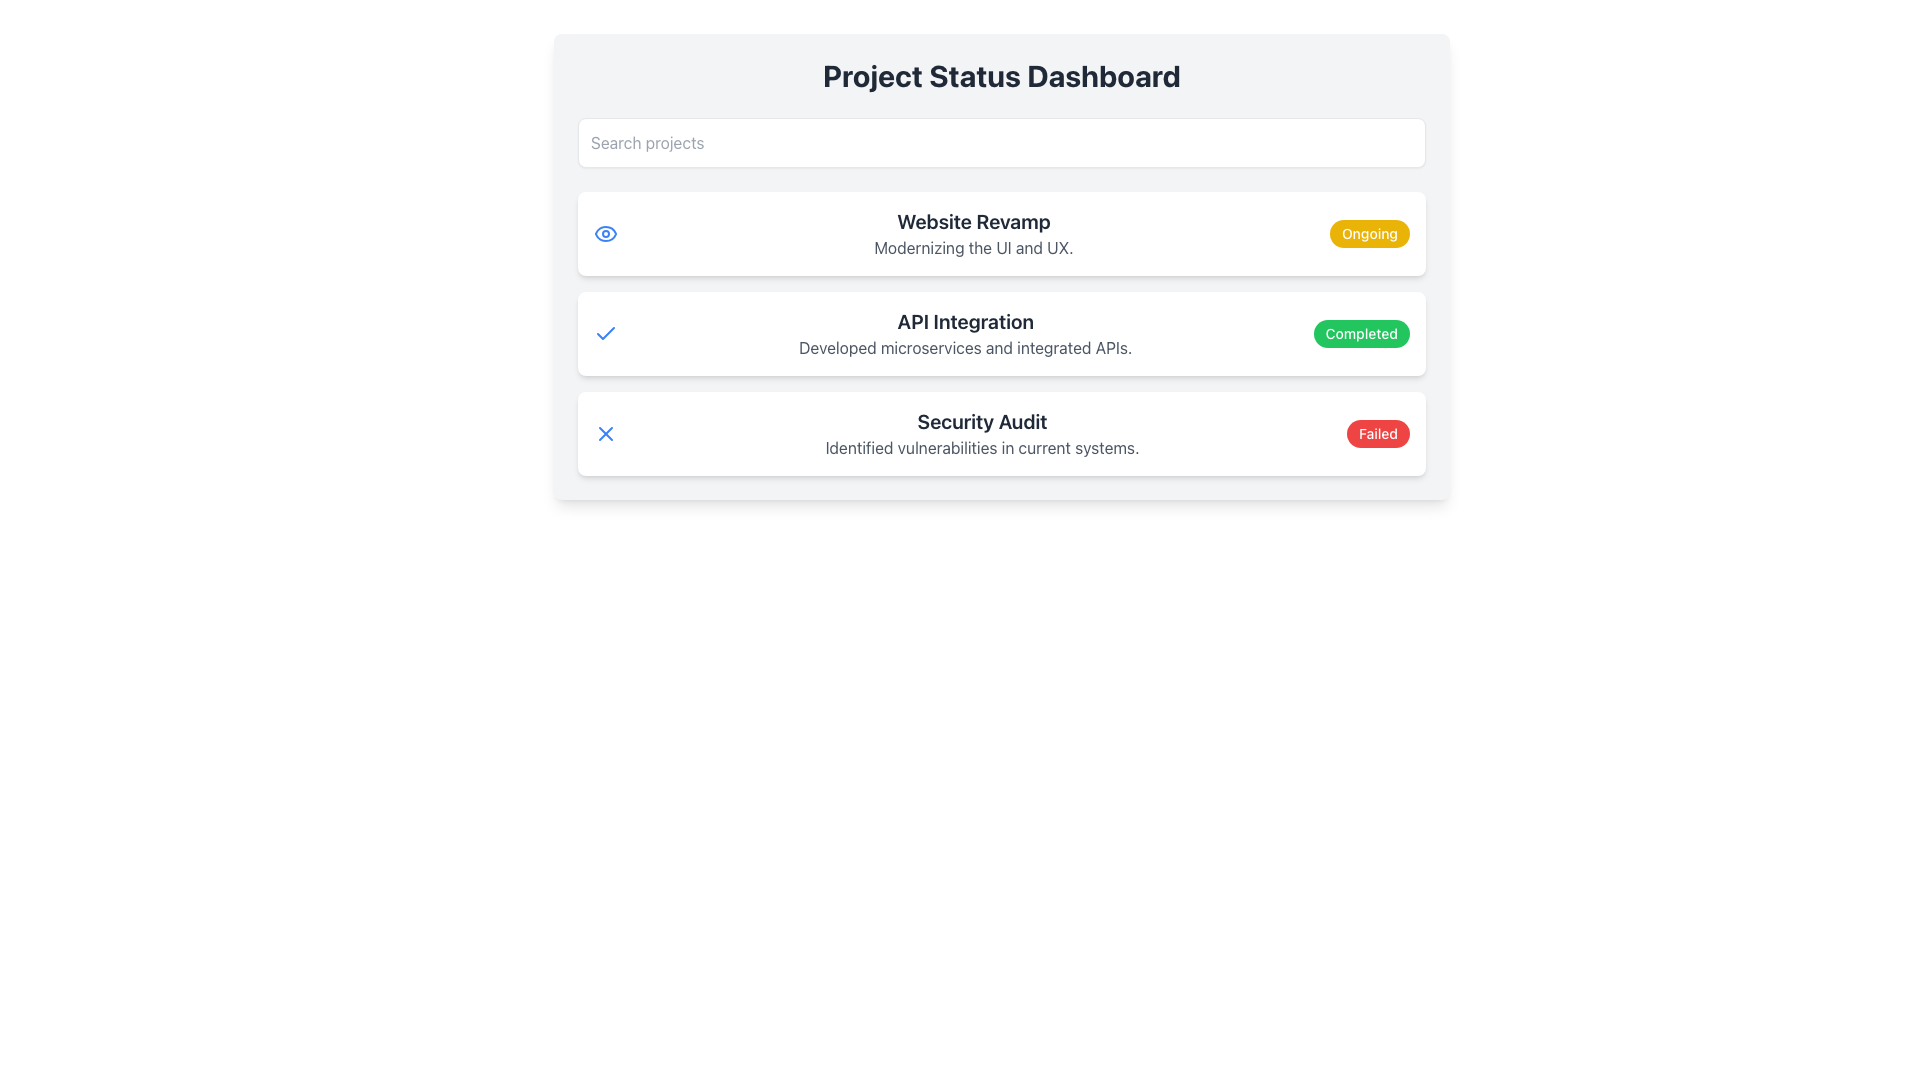 The image size is (1920, 1080). What do you see at coordinates (1002, 333) in the screenshot?
I see `the green label indicating the completion status of the 'API Integration' project in the Project Status Dashboard, which is the second item in the vertical list` at bounding box center [1002, 333].